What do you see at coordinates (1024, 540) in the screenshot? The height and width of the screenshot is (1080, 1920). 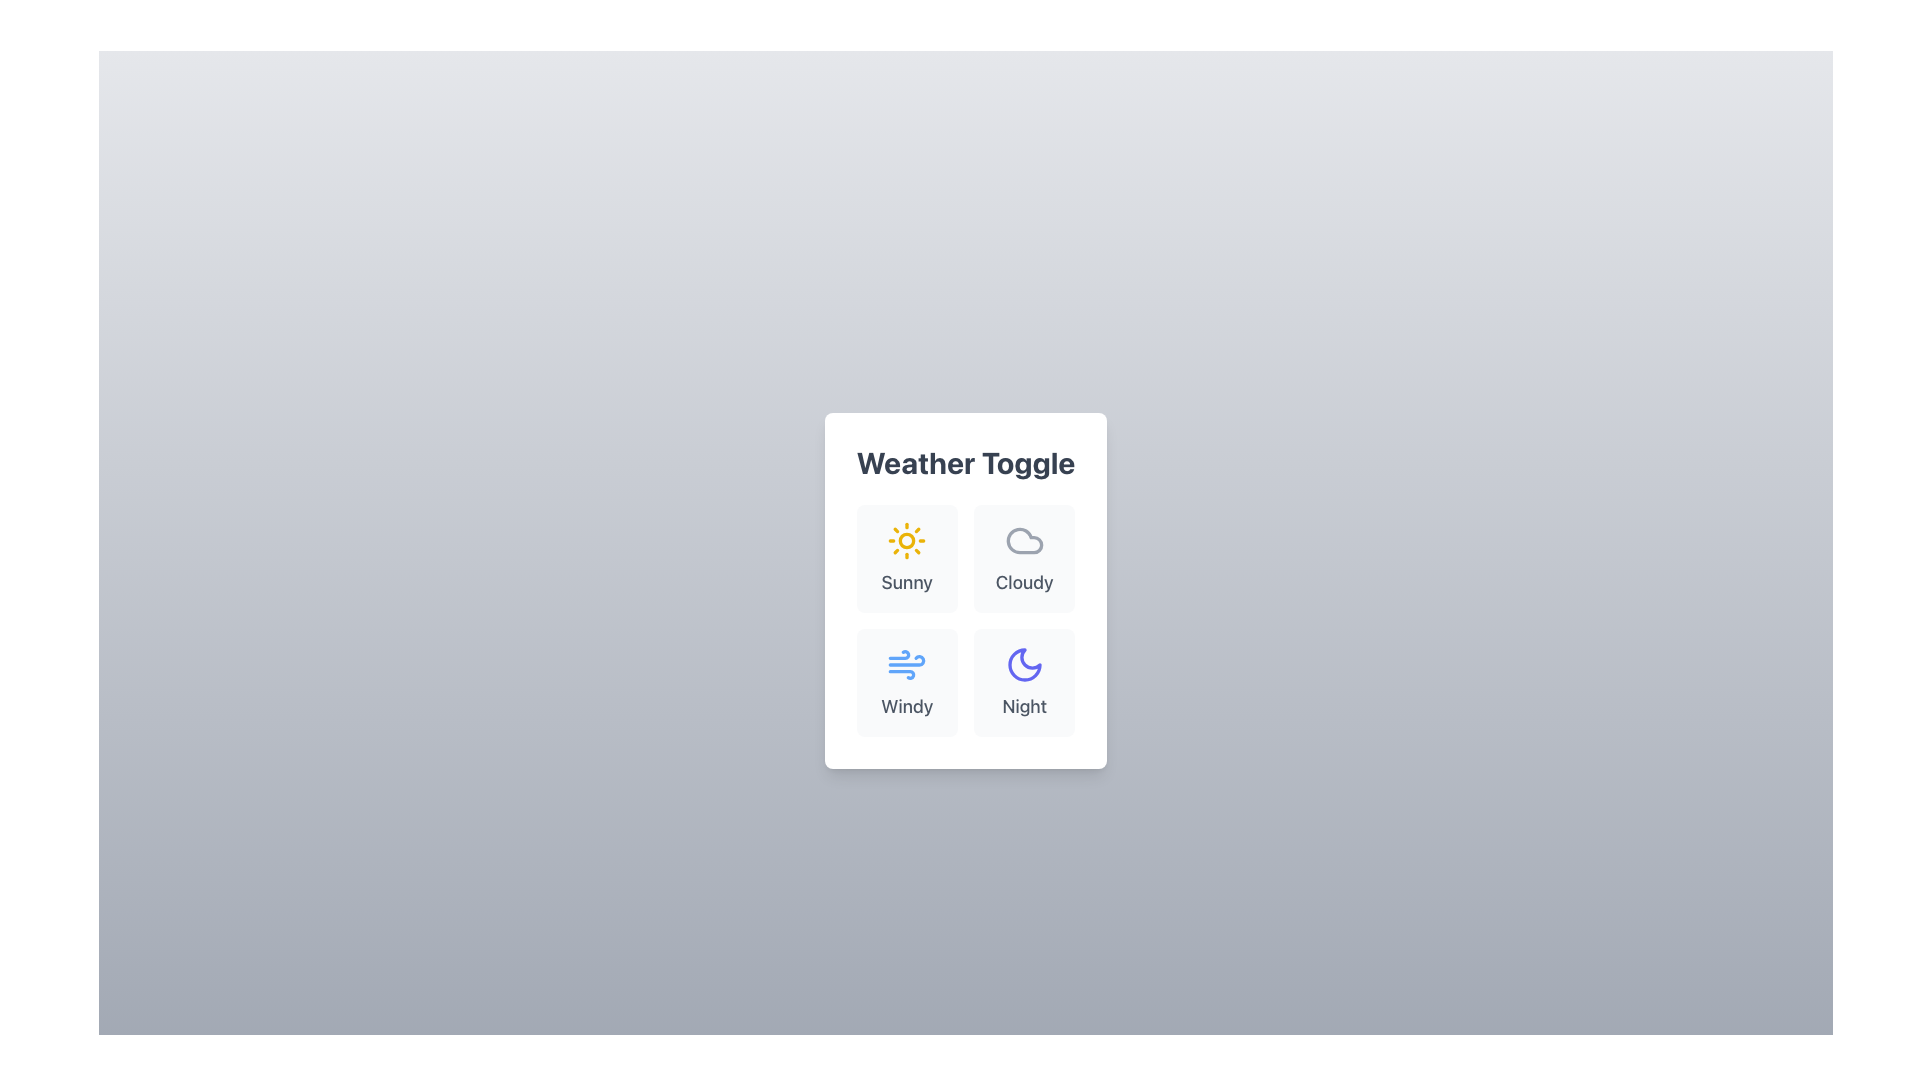 I see `the light gray cloud icon located in the top-right area of the 'Weather Toggle' card, directly below the word 'Cloudy'` at bounding box center [1024, 540].